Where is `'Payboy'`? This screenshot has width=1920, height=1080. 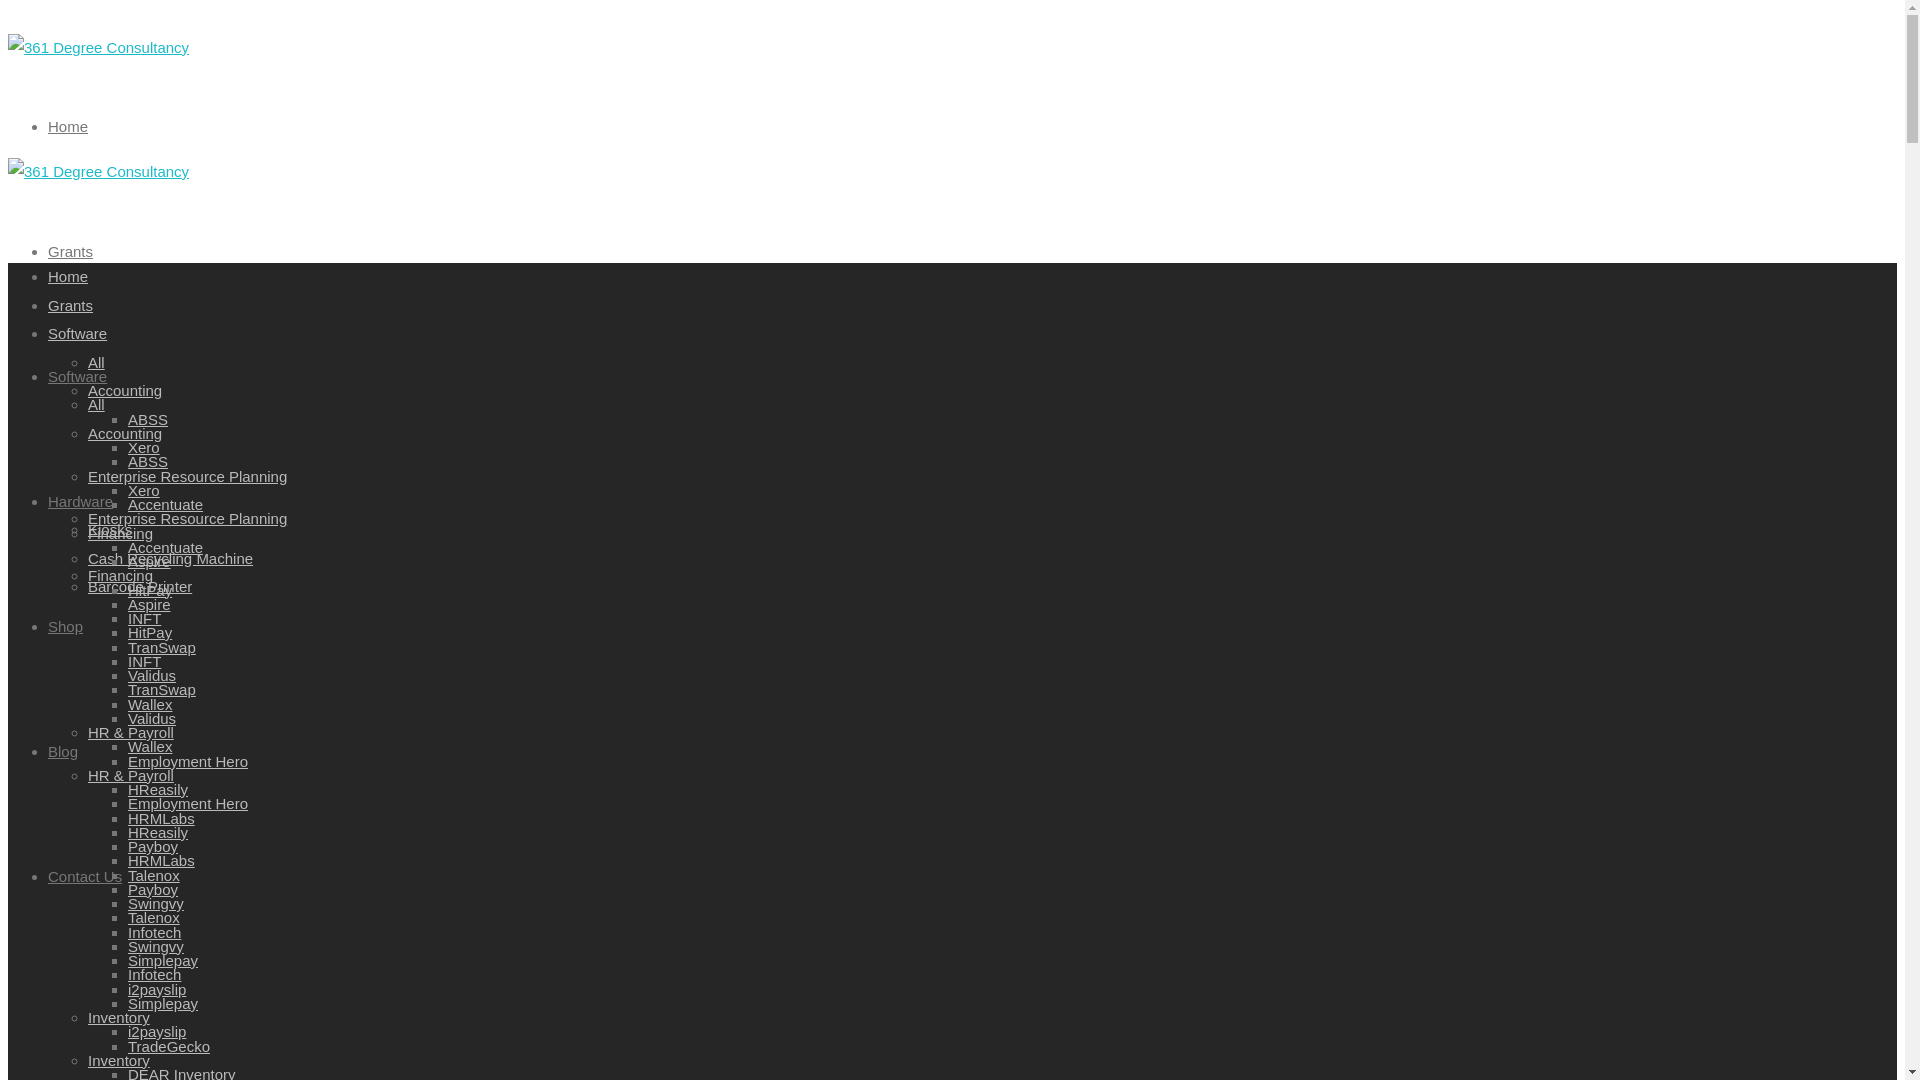 'Payboy' is located at coordinates (152, 887).